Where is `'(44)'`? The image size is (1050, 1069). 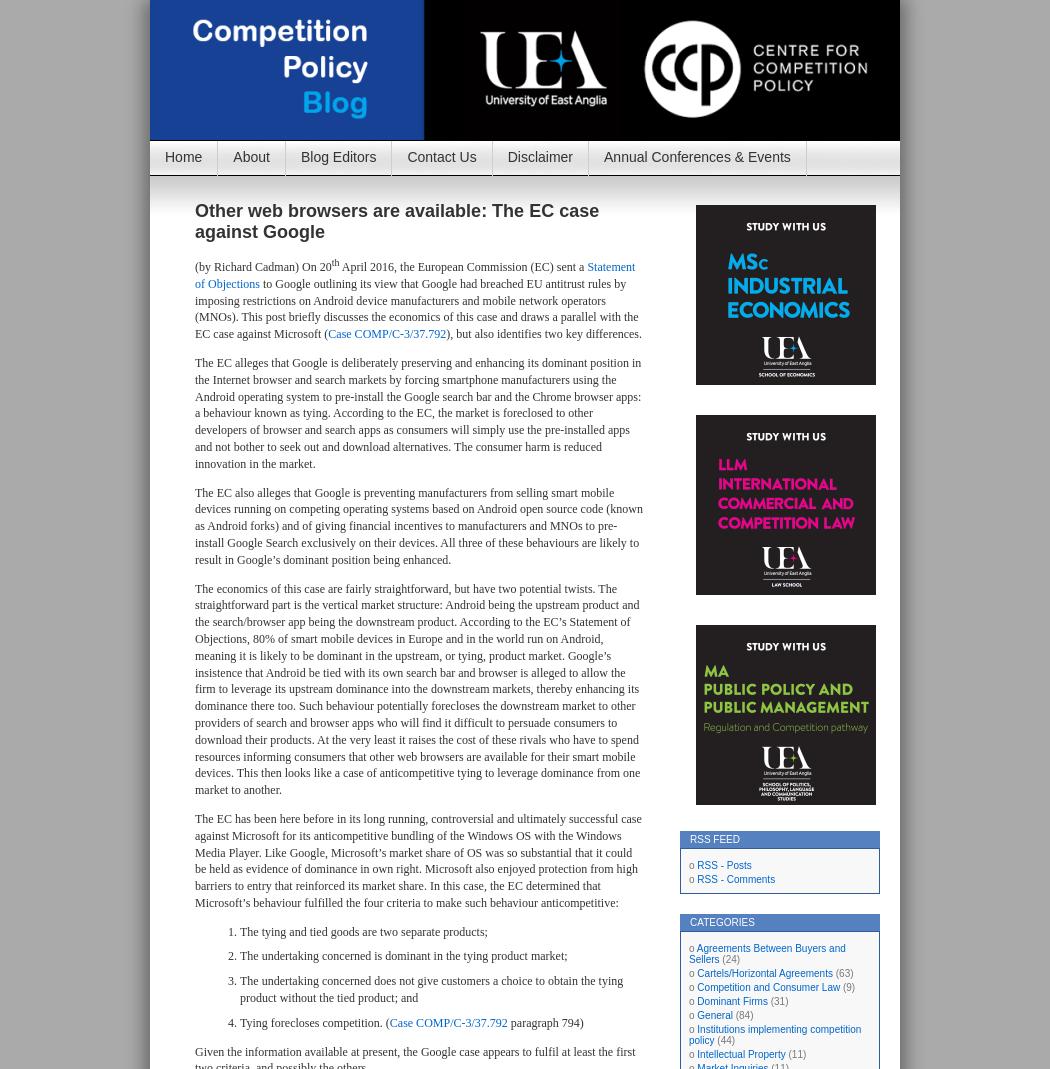 '(44)' is located at coordinates (723, 1040).